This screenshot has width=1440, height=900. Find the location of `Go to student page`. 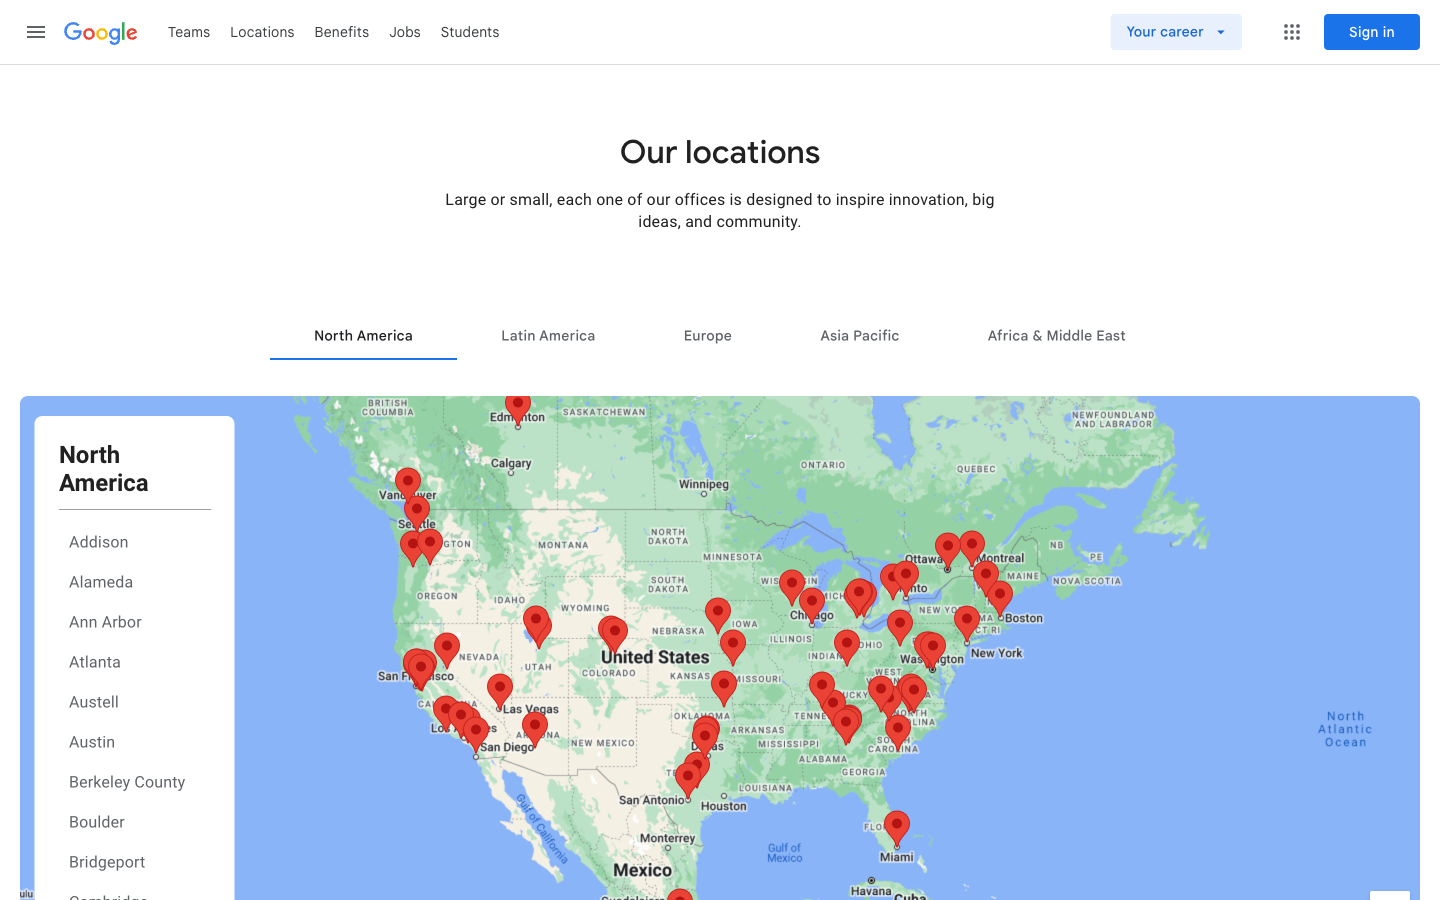

Go to student page is located at coordinates (470, 30).